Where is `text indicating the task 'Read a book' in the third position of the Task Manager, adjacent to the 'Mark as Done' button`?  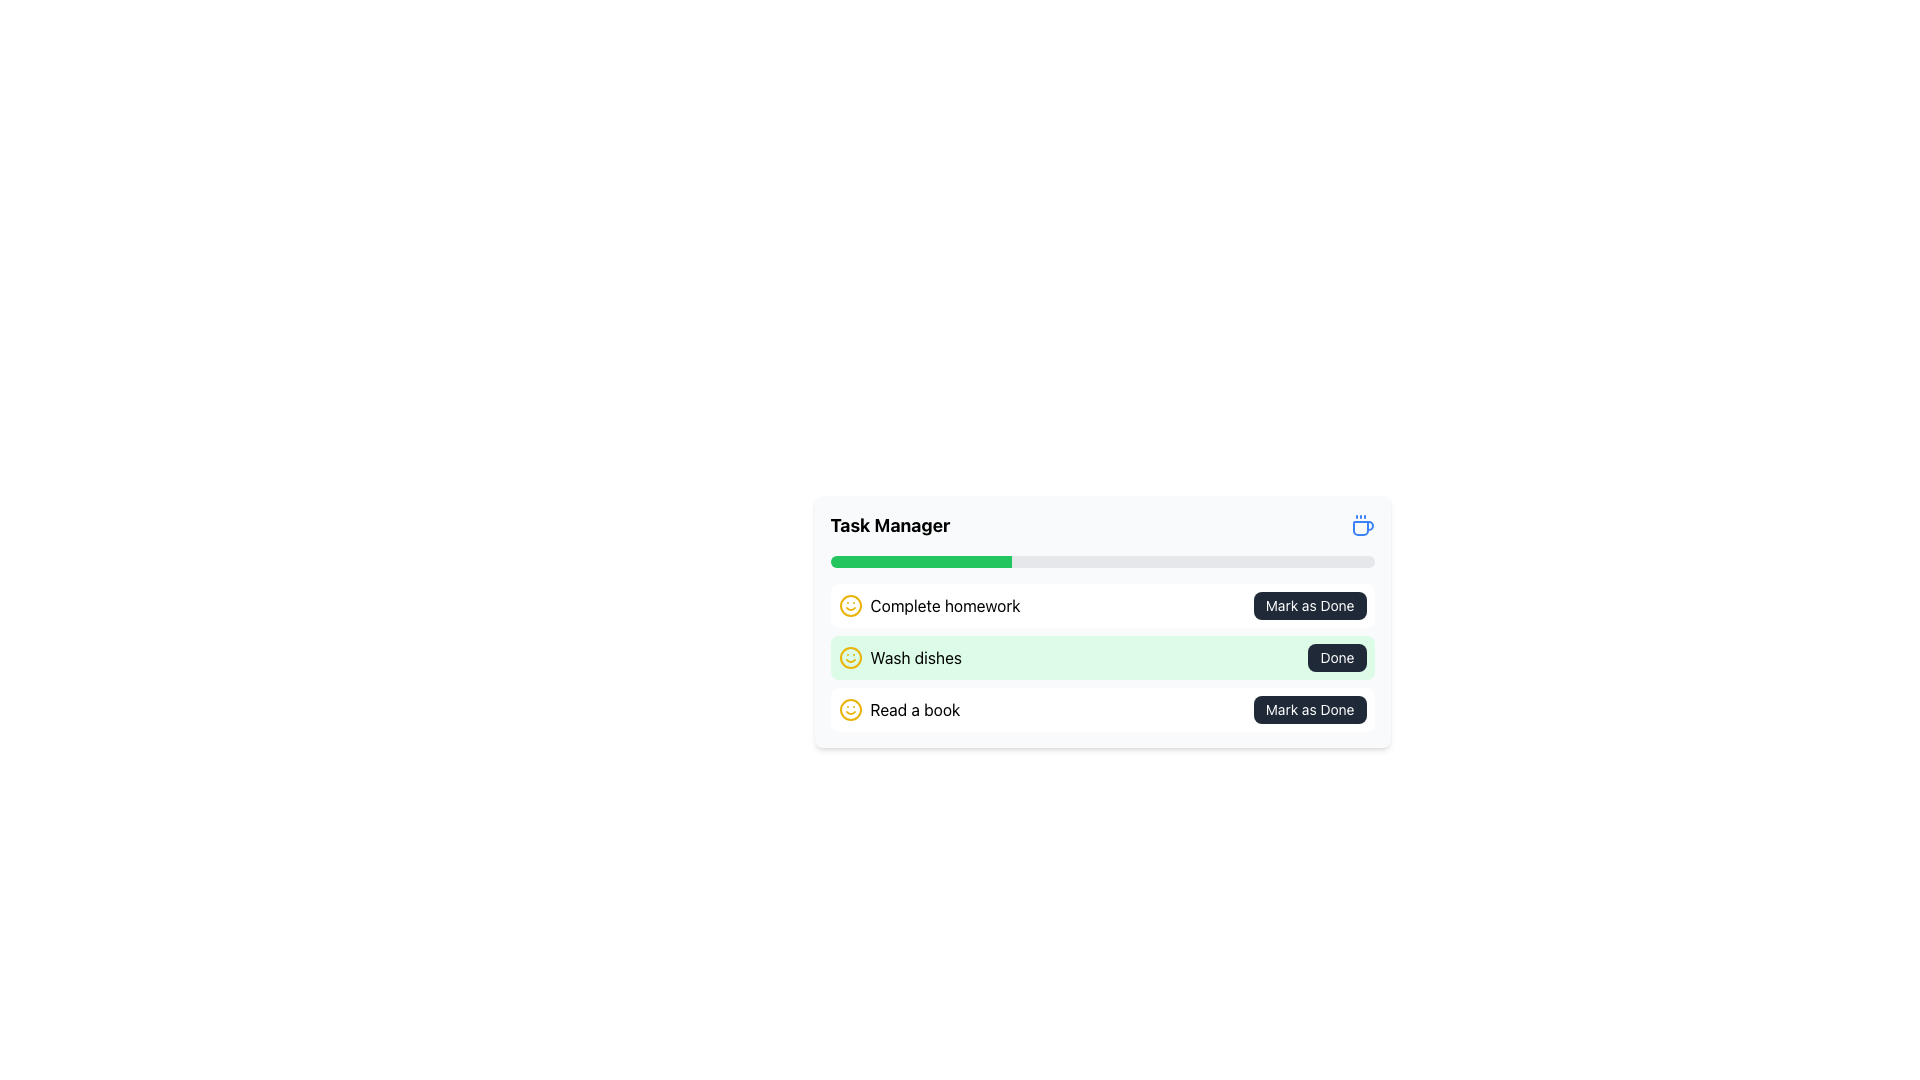
text indicating the task 'Read a book' in the third position of the Task Manager, adjacent to the 'Mark as Done' button is located at coordinates (898, 708).